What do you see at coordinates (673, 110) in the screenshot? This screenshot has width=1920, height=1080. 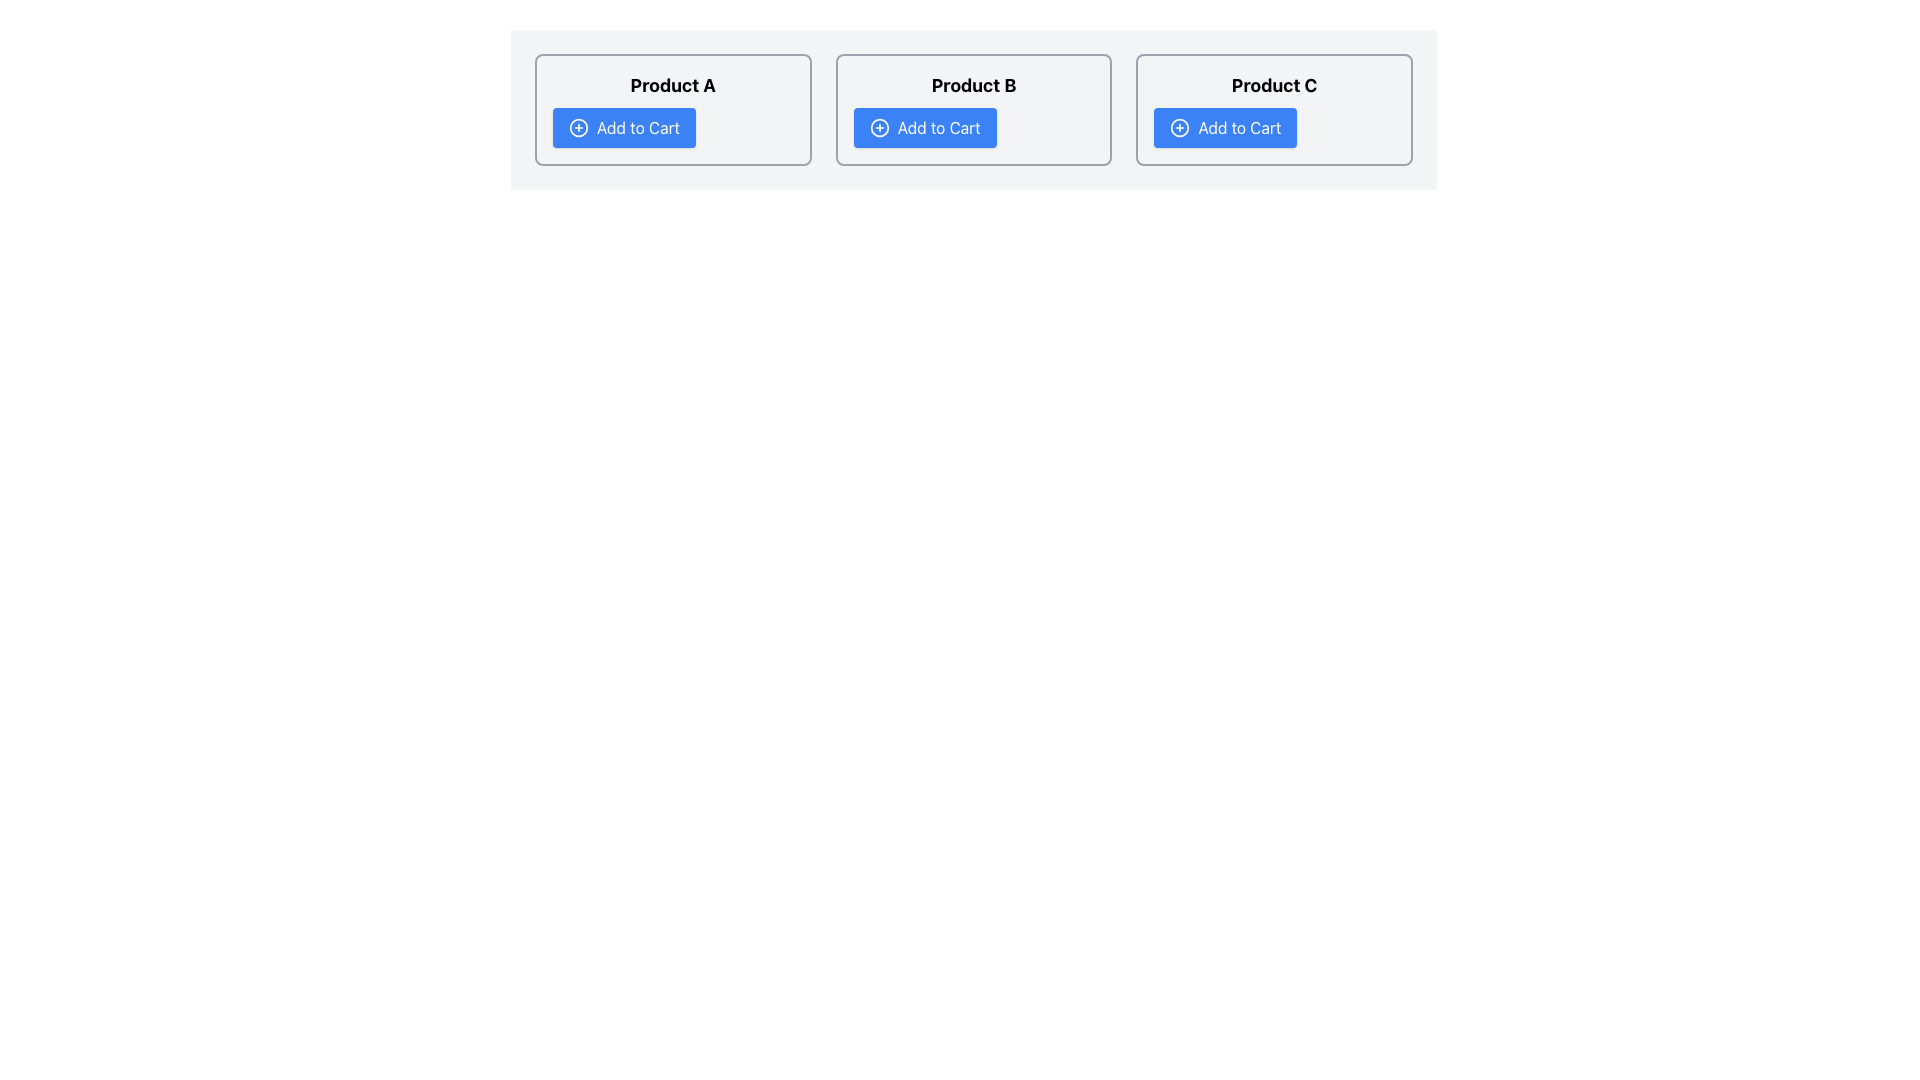 I see `the 'Add to Cart' button in the product card for 'Product A' to change its background color` at bounding box center [673, 110].